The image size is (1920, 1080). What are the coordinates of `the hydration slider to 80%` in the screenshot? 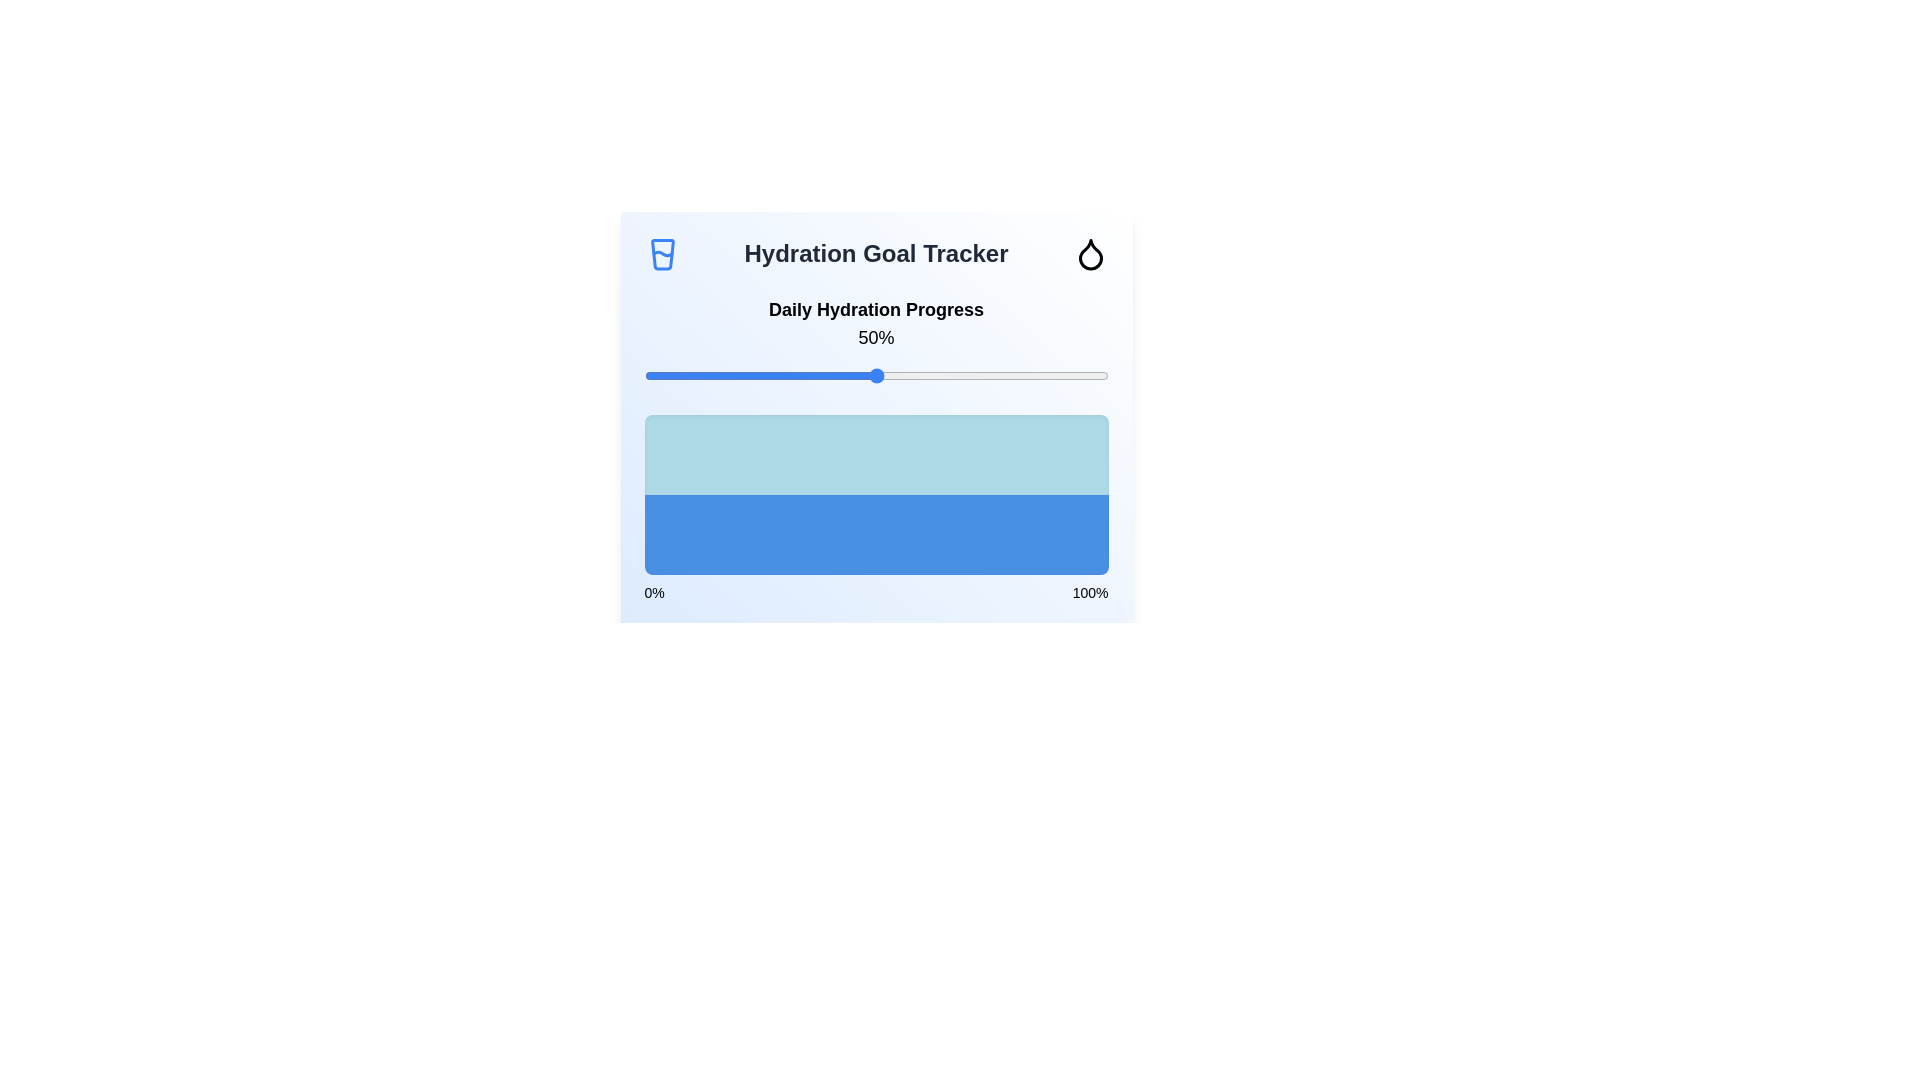 It's located at (1015, 375).